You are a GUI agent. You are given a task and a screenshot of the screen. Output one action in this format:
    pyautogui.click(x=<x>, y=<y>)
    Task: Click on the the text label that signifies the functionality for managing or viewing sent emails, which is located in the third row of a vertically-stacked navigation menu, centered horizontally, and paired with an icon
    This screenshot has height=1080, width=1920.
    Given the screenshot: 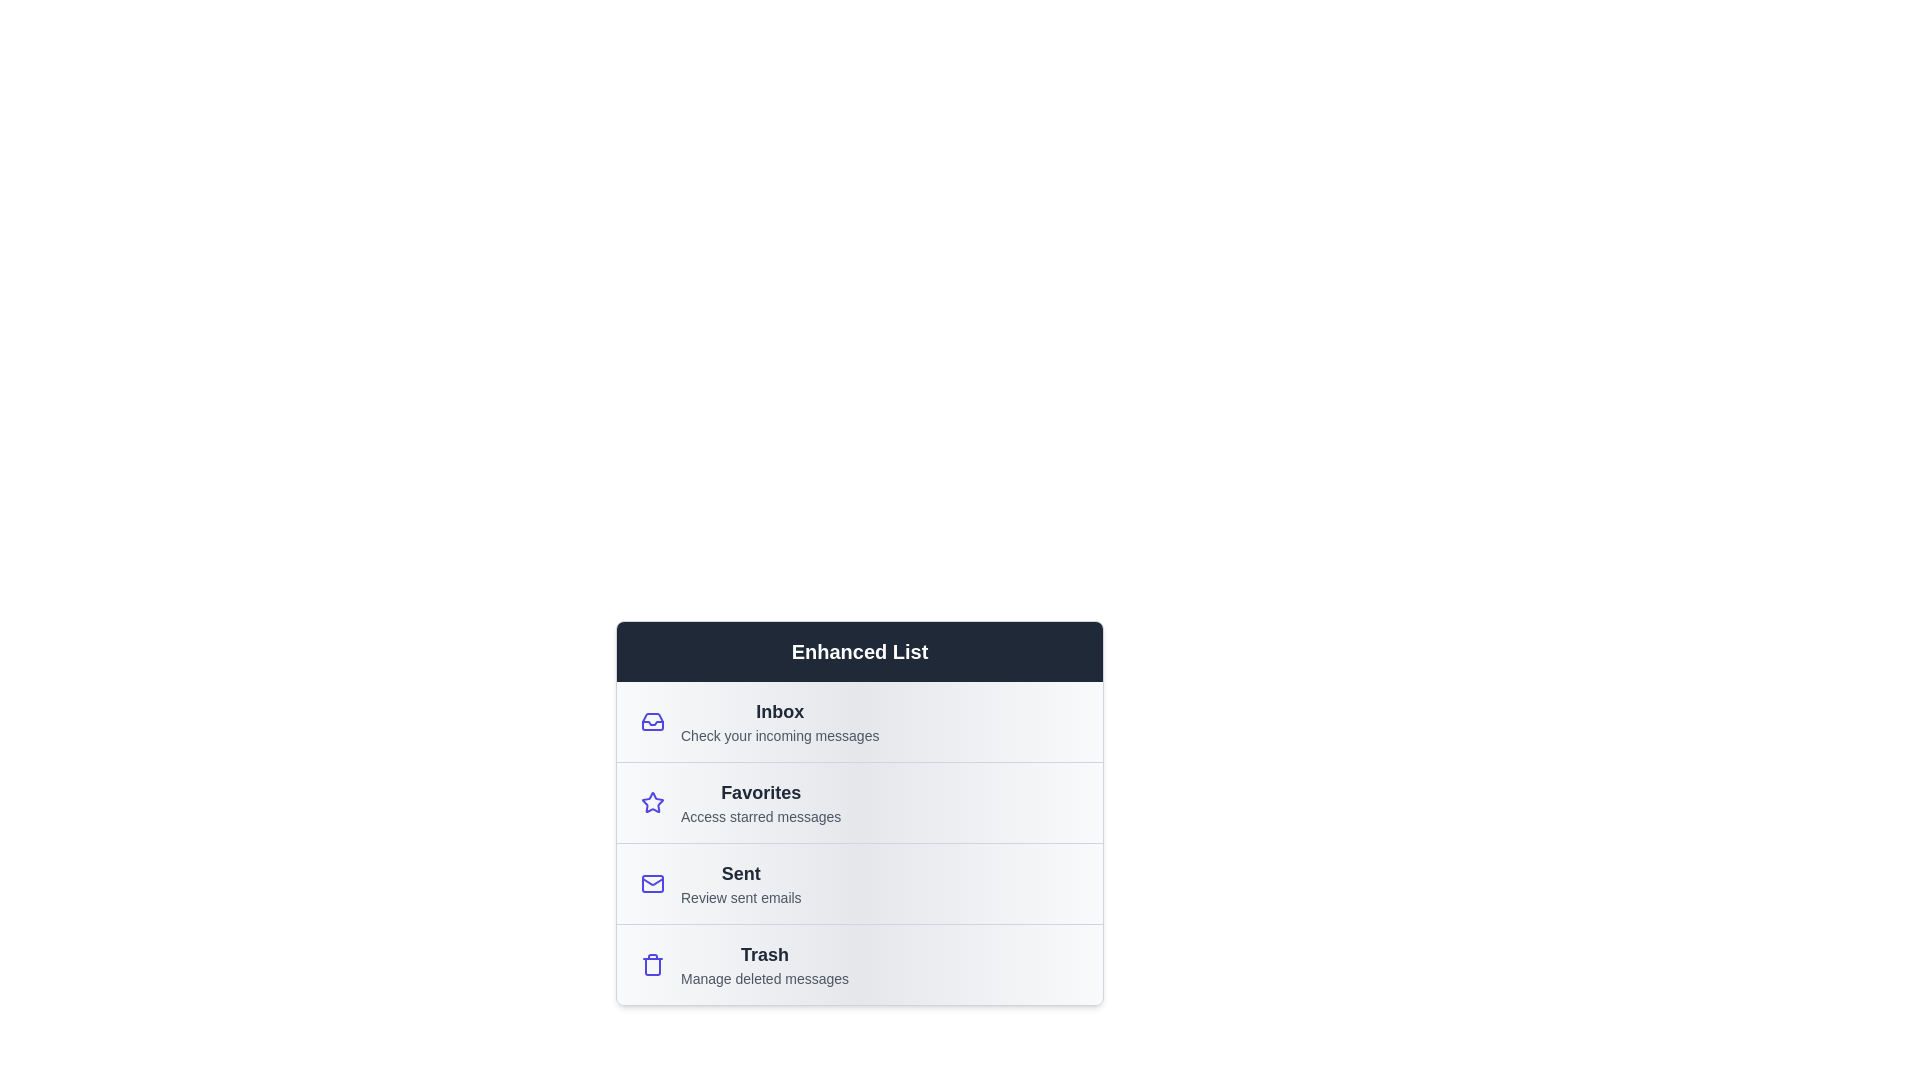 What is the action you would take?
    pyautogui.click(x=740, y=873)
    